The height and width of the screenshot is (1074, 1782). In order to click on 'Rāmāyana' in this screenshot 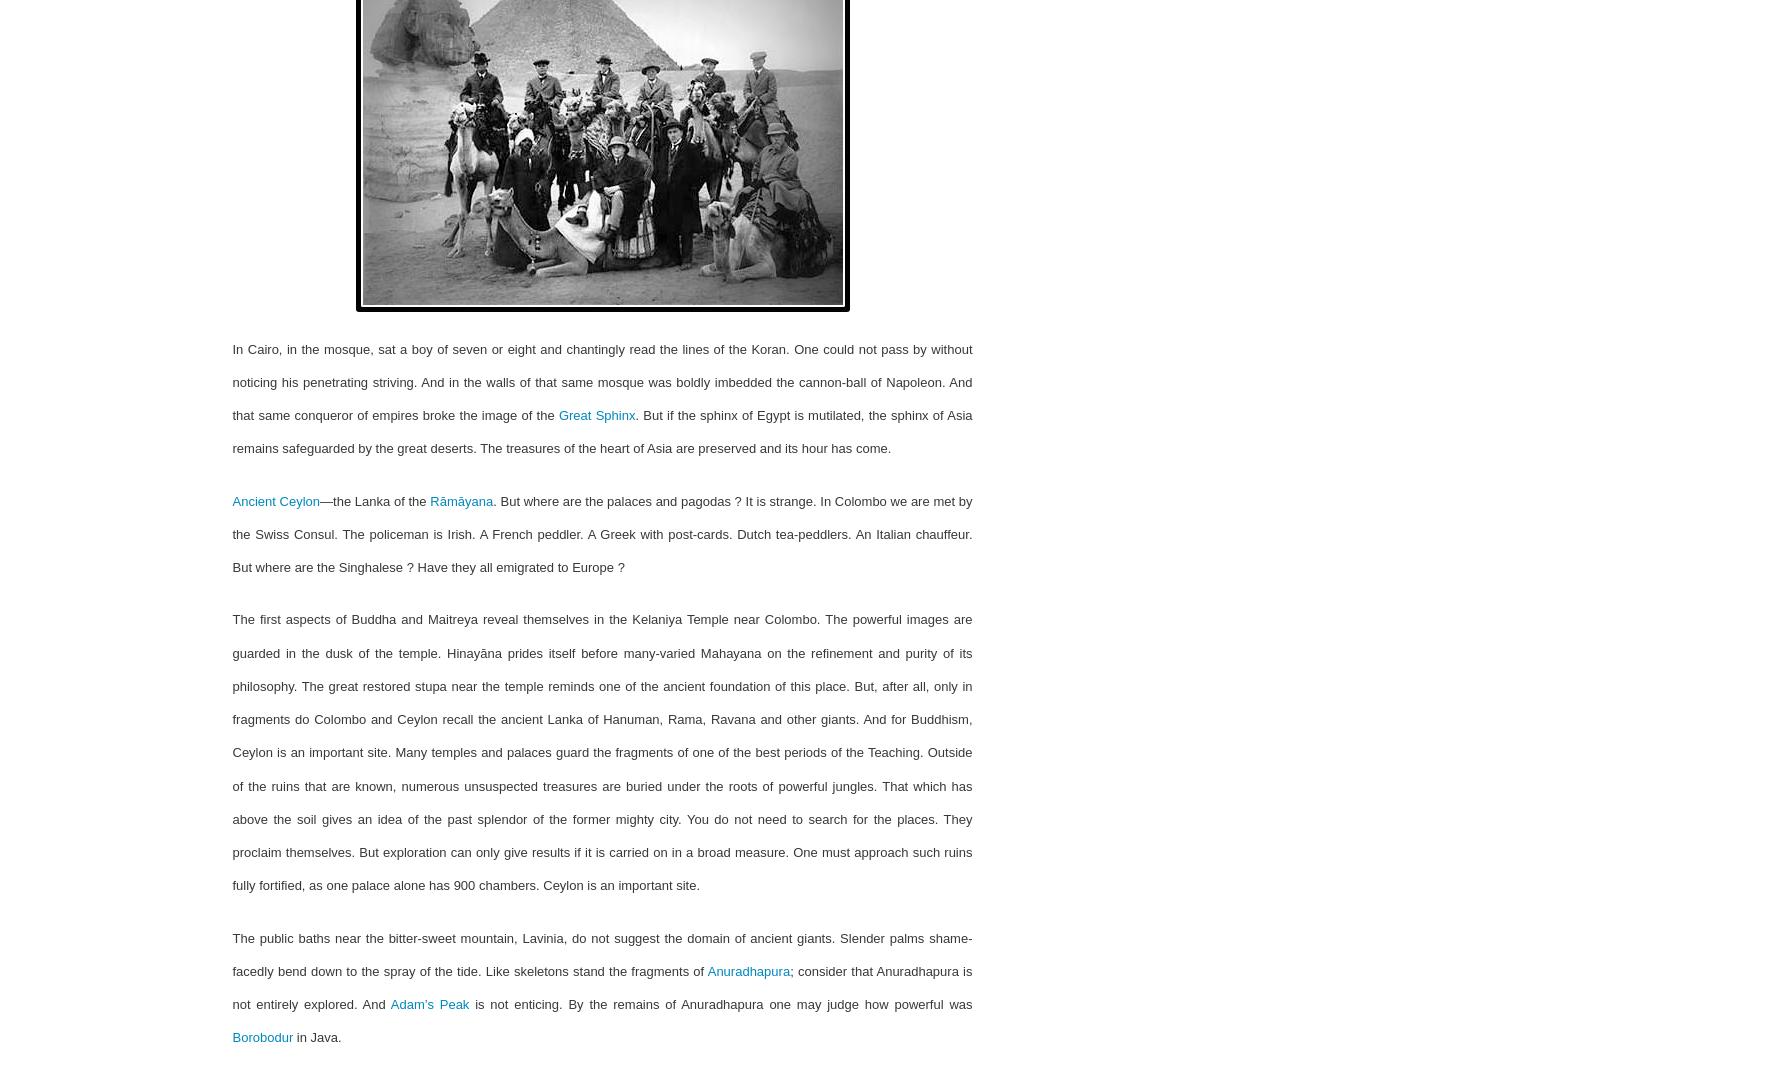, I will do `click(460, 500)`.